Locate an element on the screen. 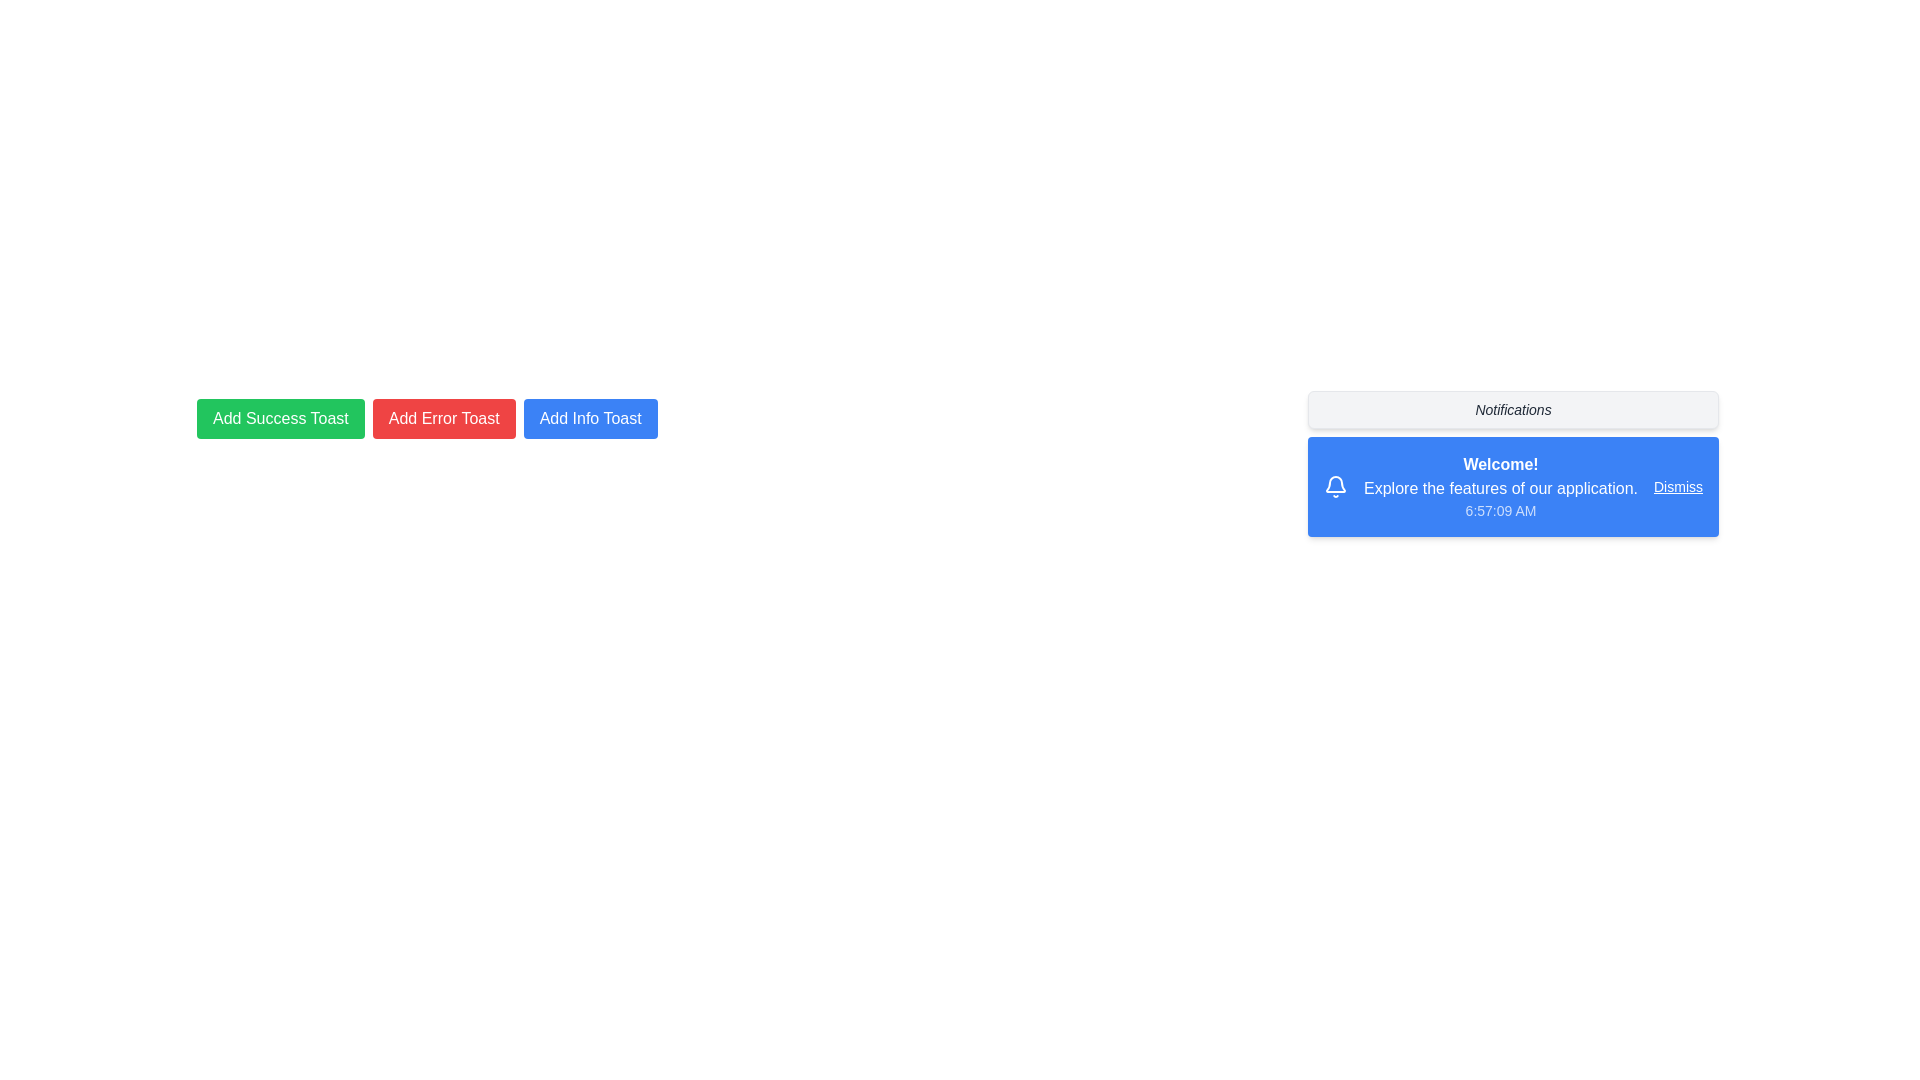 The width and height of the screenshot is (1920, 1080). the Text link in the top-right corner of the notification card to change its text color is located at coordinates (1678, 486).